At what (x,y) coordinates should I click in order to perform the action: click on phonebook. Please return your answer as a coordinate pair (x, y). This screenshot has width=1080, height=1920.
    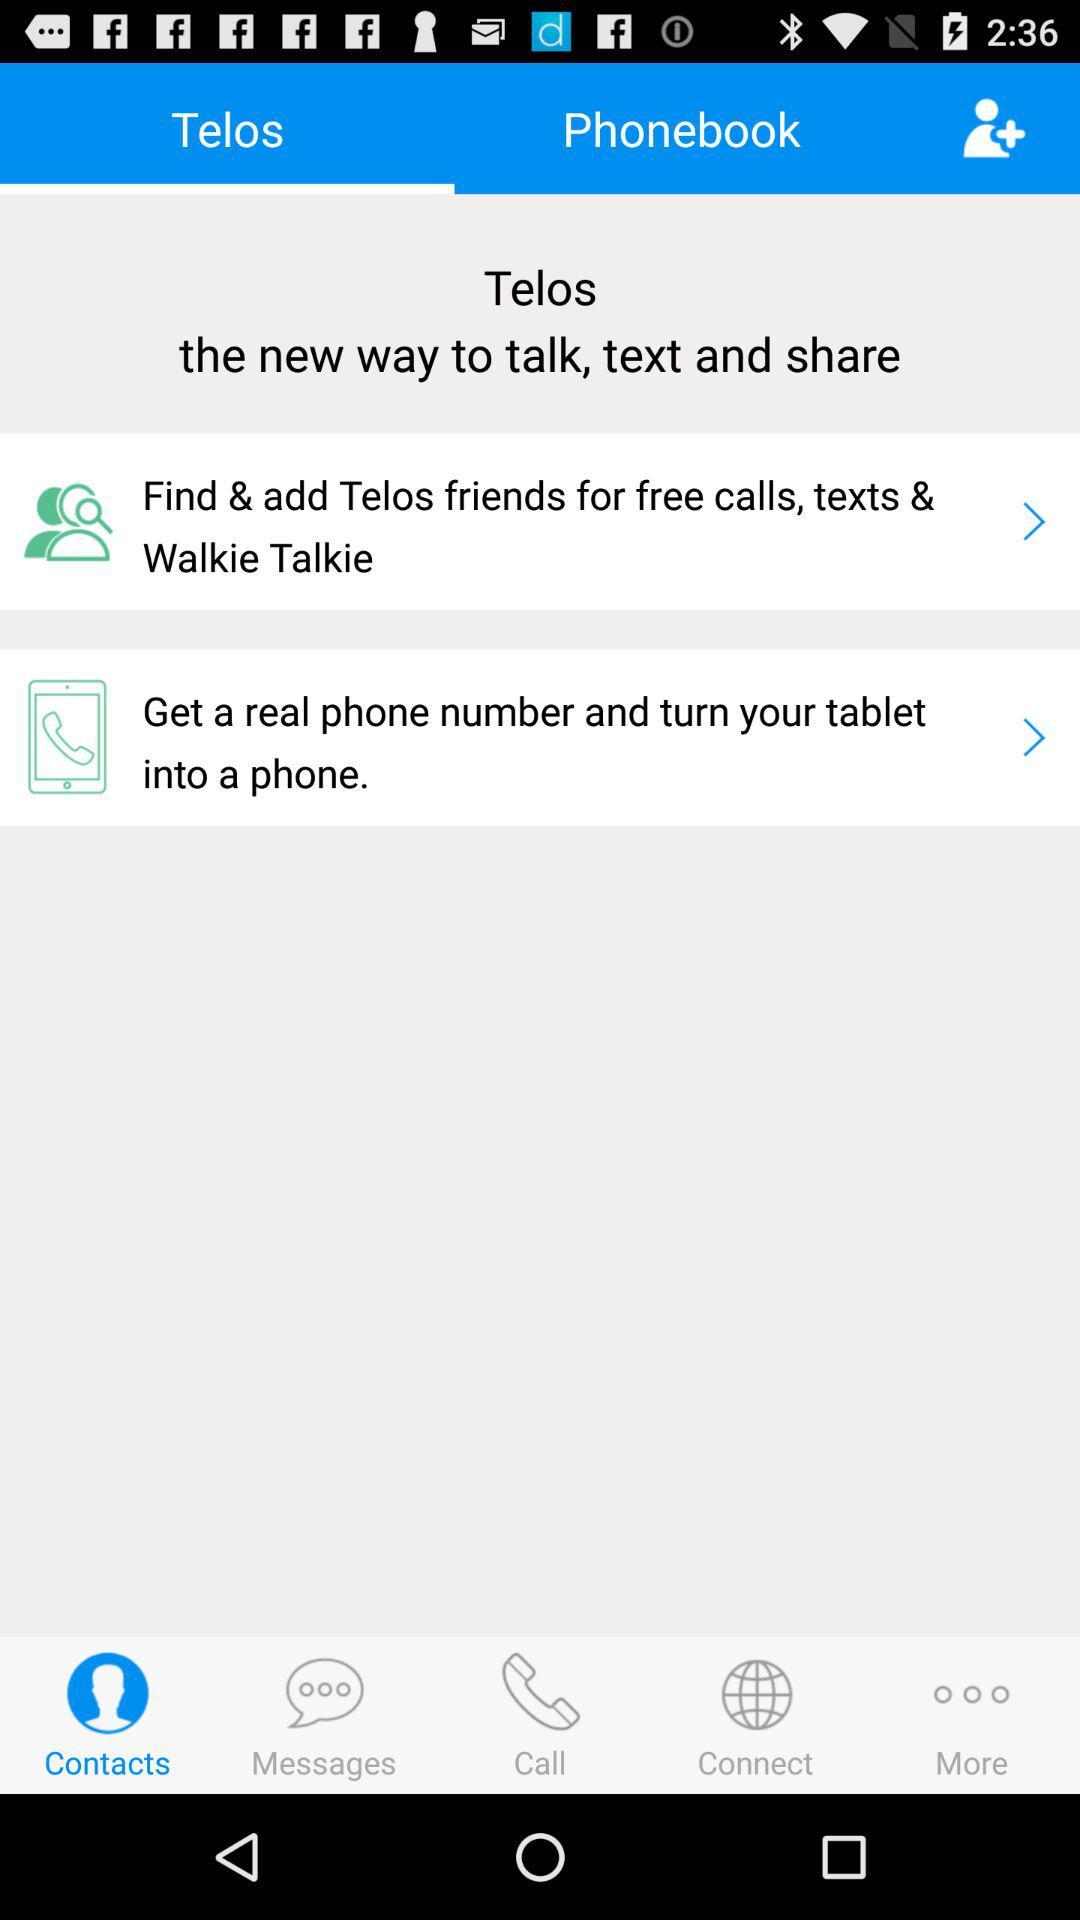
    Looking at the image, I should click on (680, 127).